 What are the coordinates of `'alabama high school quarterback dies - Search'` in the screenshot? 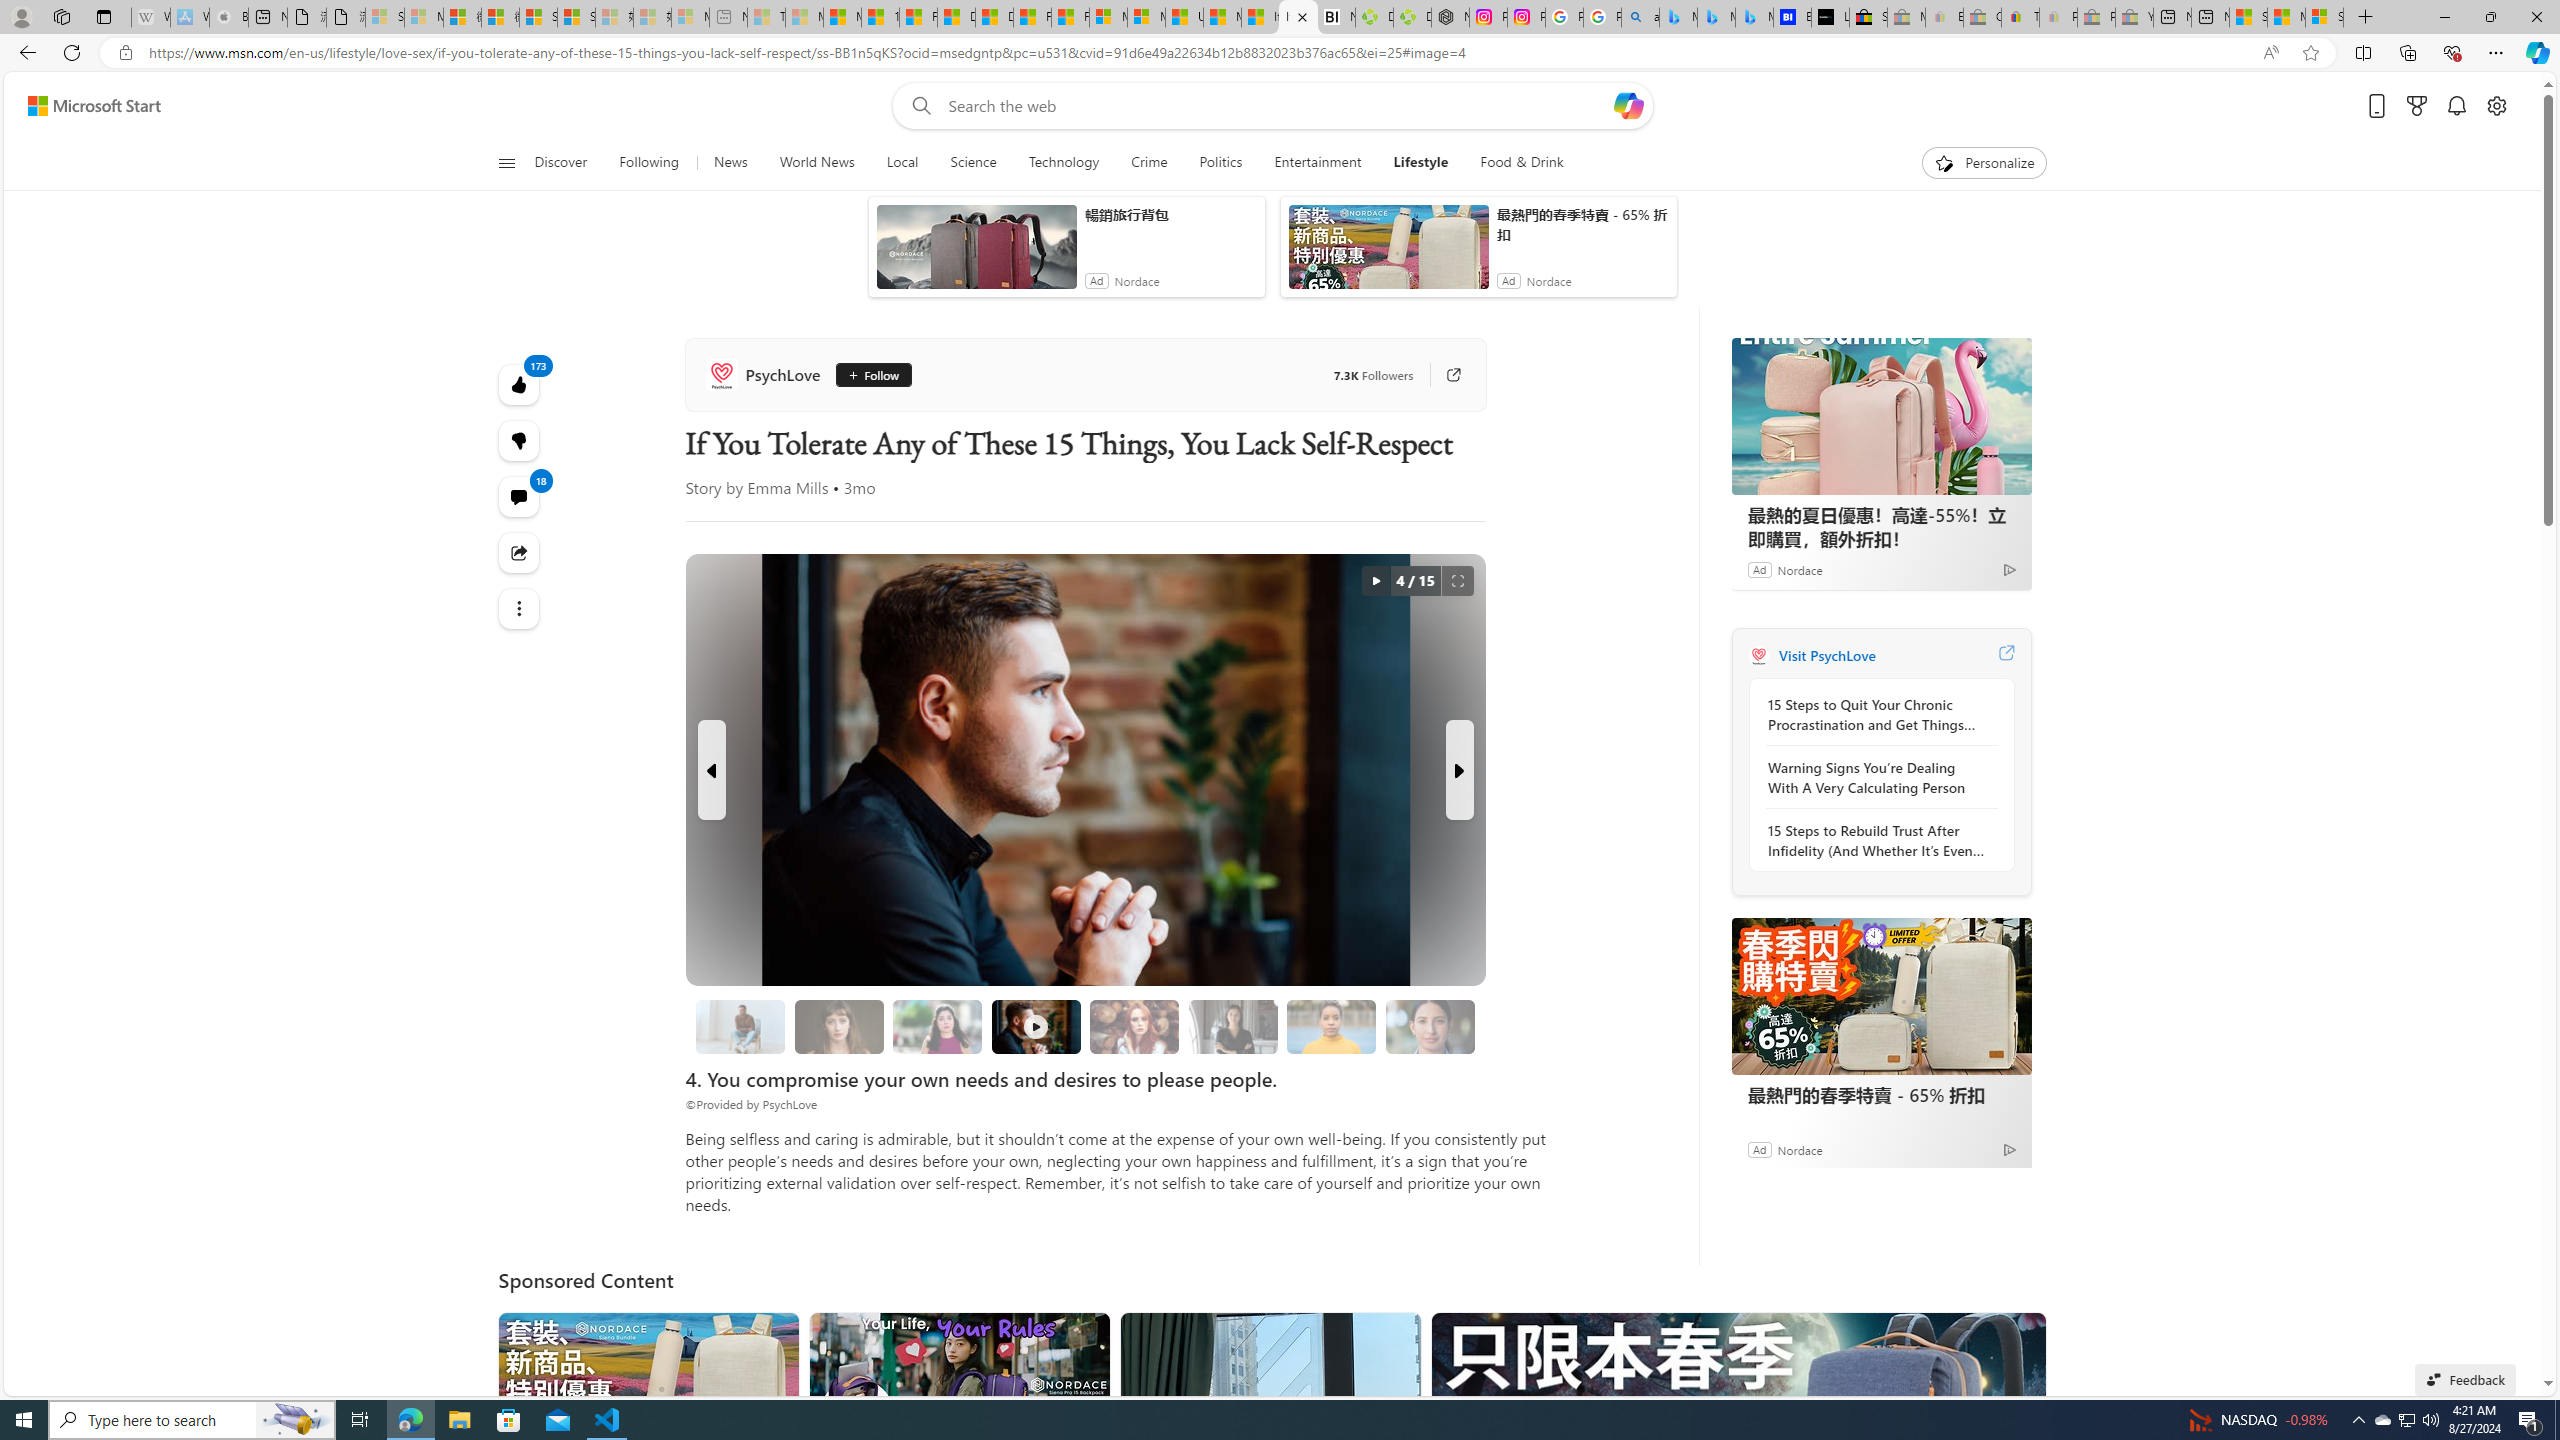 It's located at (1639, 16).